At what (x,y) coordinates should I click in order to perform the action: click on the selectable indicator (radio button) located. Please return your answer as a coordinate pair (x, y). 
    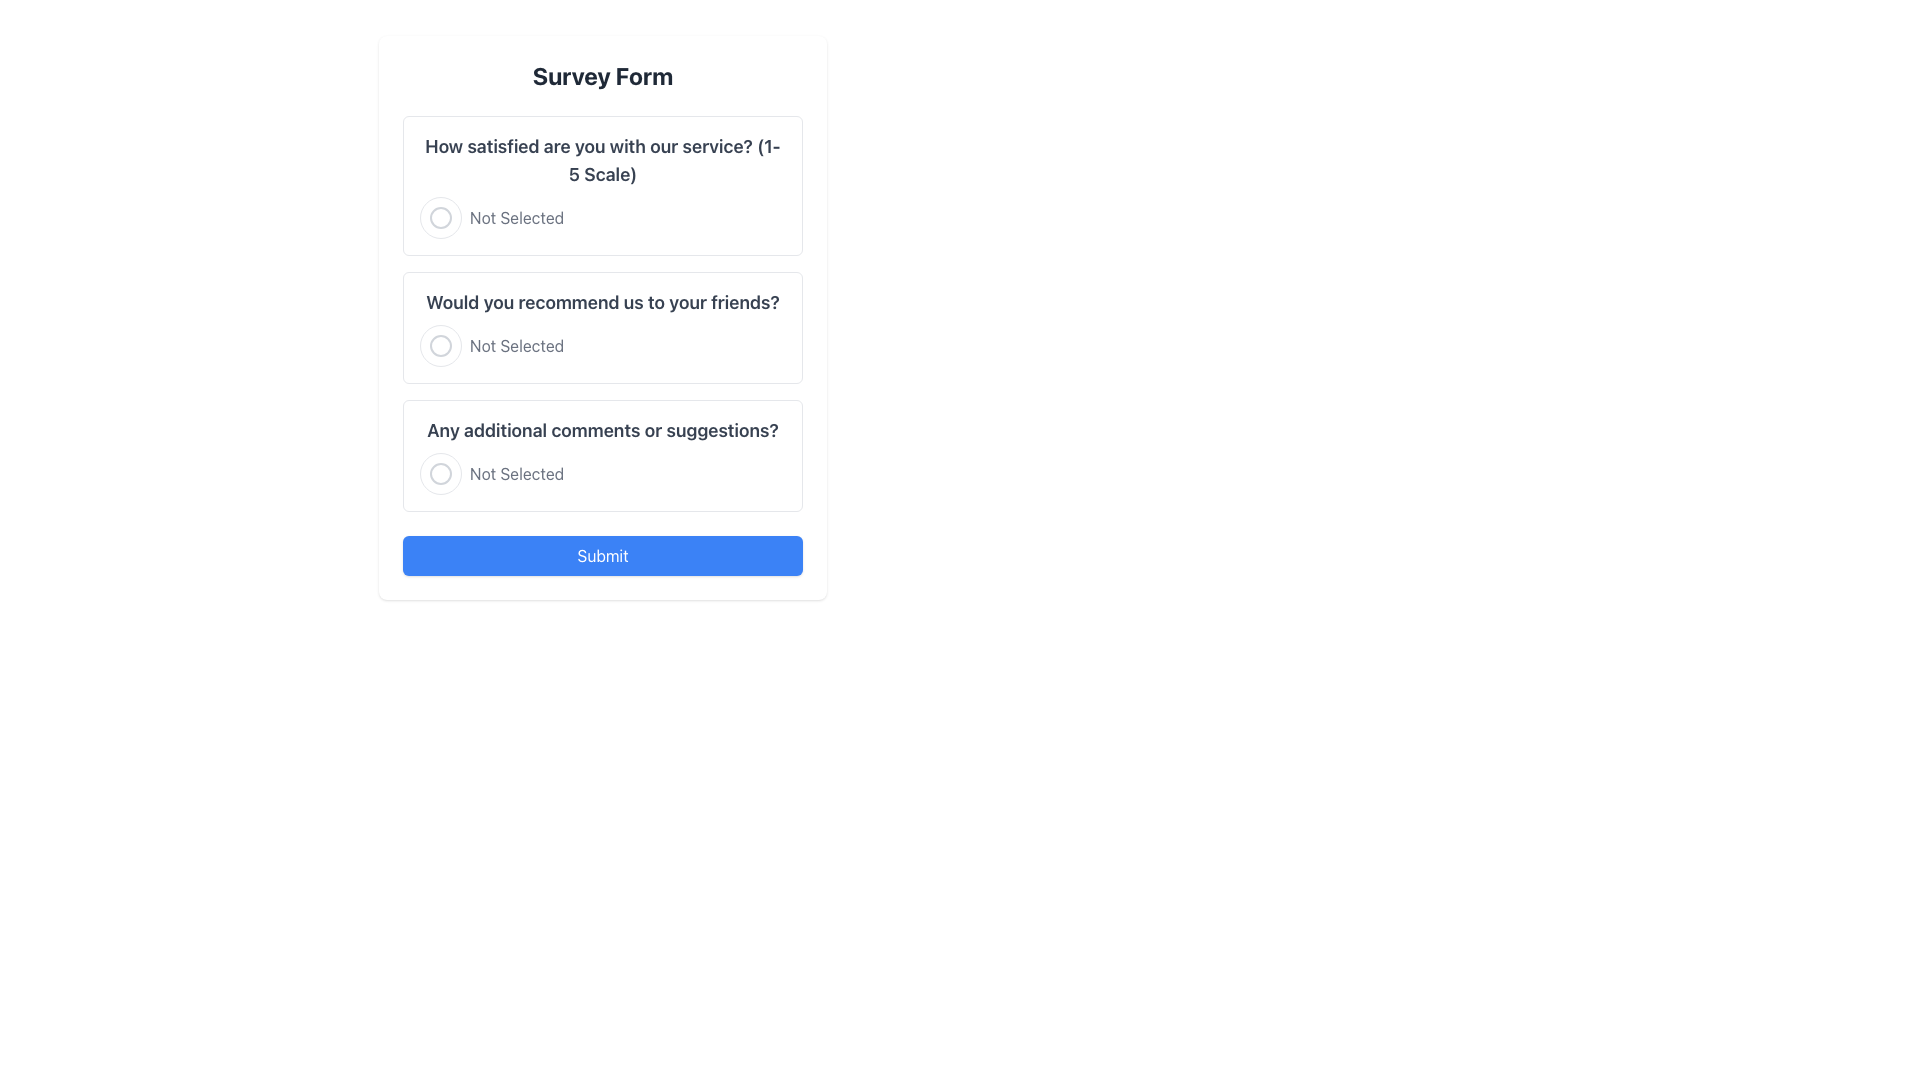
    Looking at the image, I should click on (440, 474).